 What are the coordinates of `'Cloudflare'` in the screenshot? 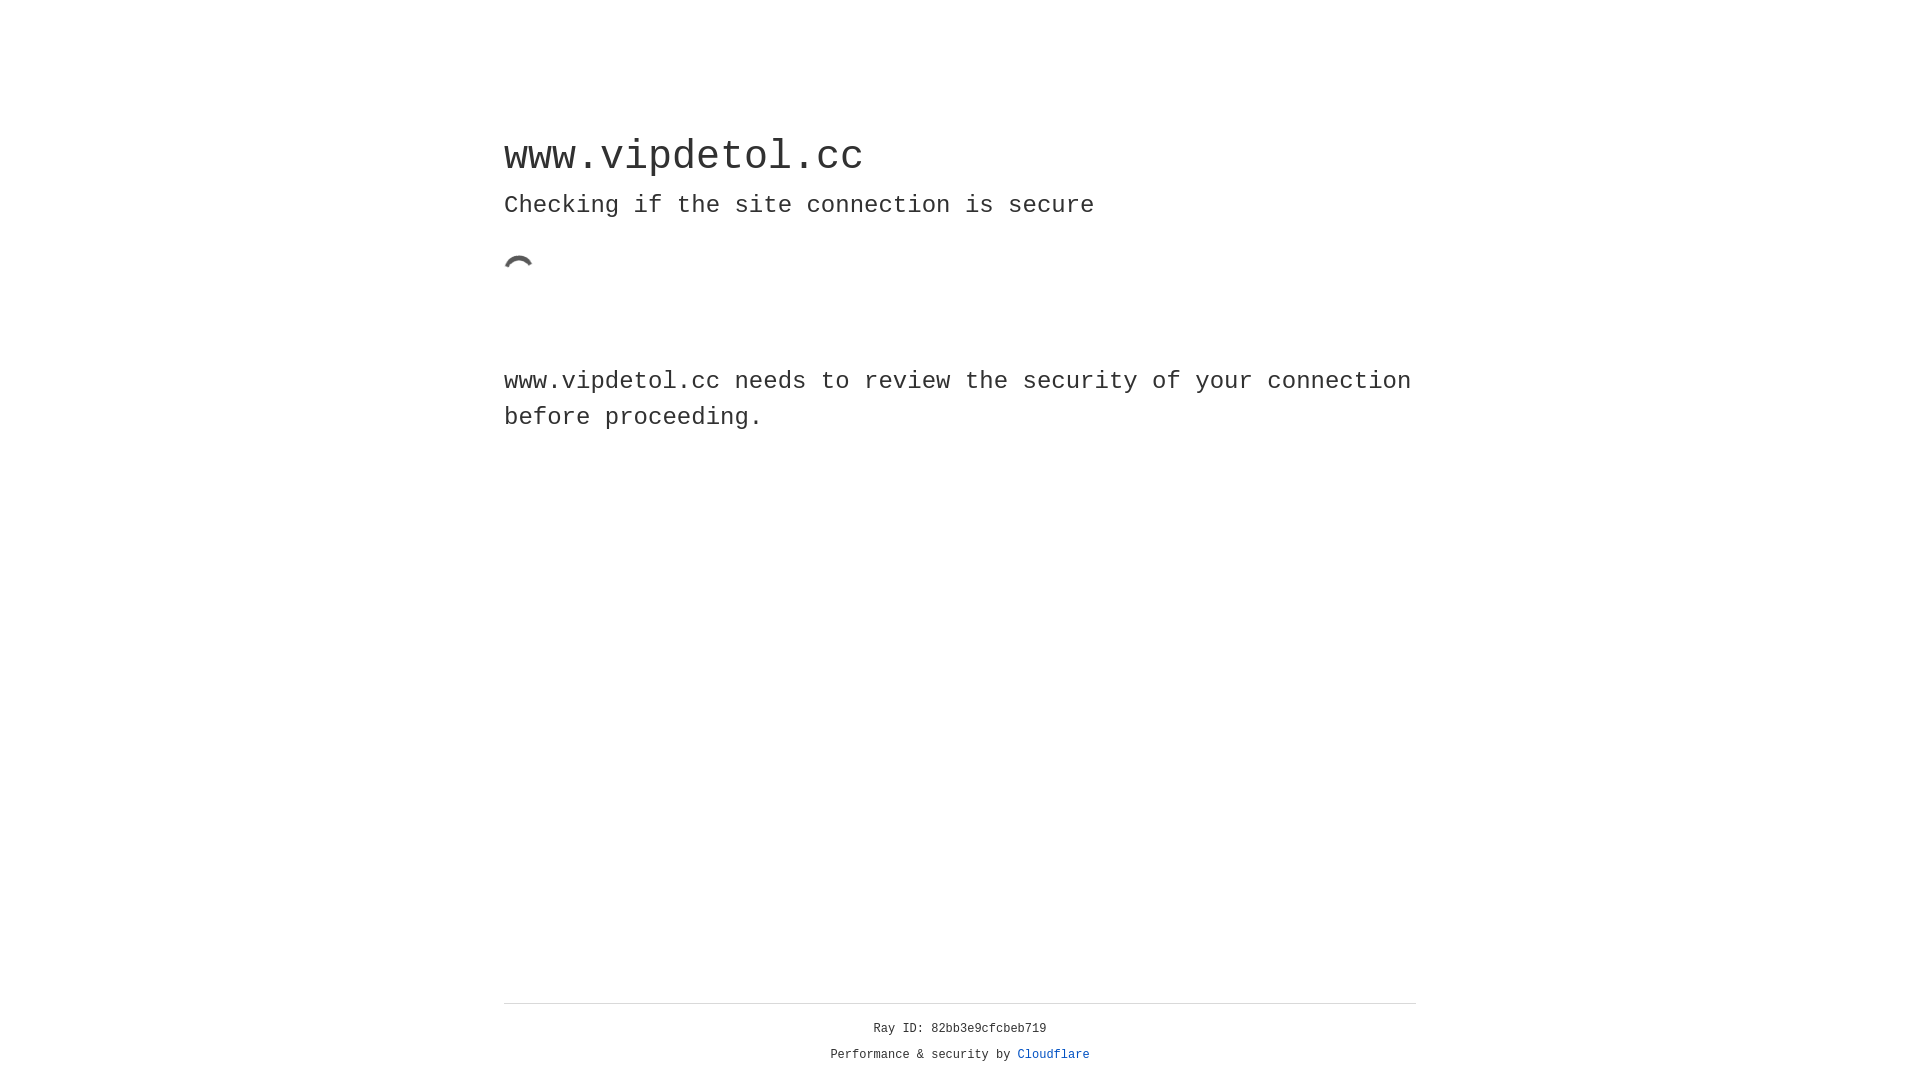 It's located at (1017, 1054).